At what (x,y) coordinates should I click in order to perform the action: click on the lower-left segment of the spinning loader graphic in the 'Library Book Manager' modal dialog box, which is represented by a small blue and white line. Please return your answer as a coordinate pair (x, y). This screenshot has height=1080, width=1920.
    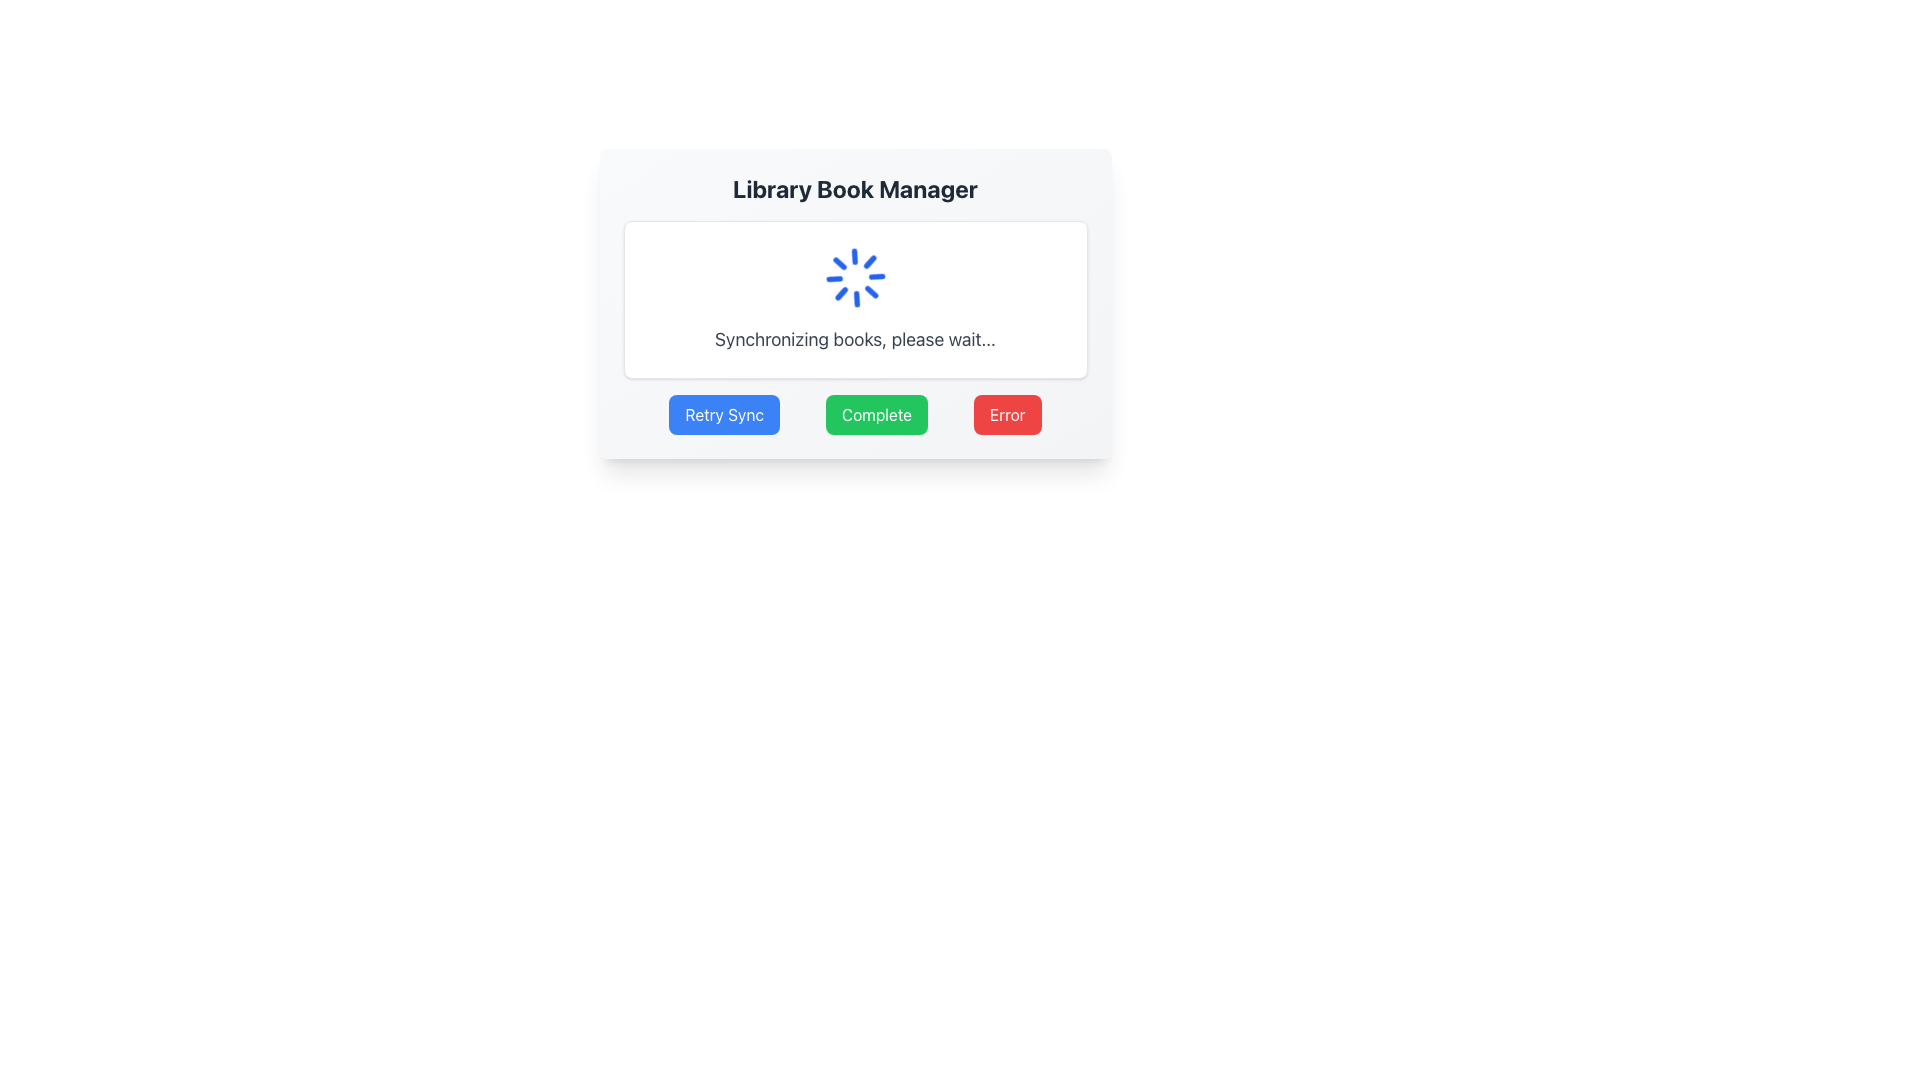
    Looking at the image, I should click on (867, 259).